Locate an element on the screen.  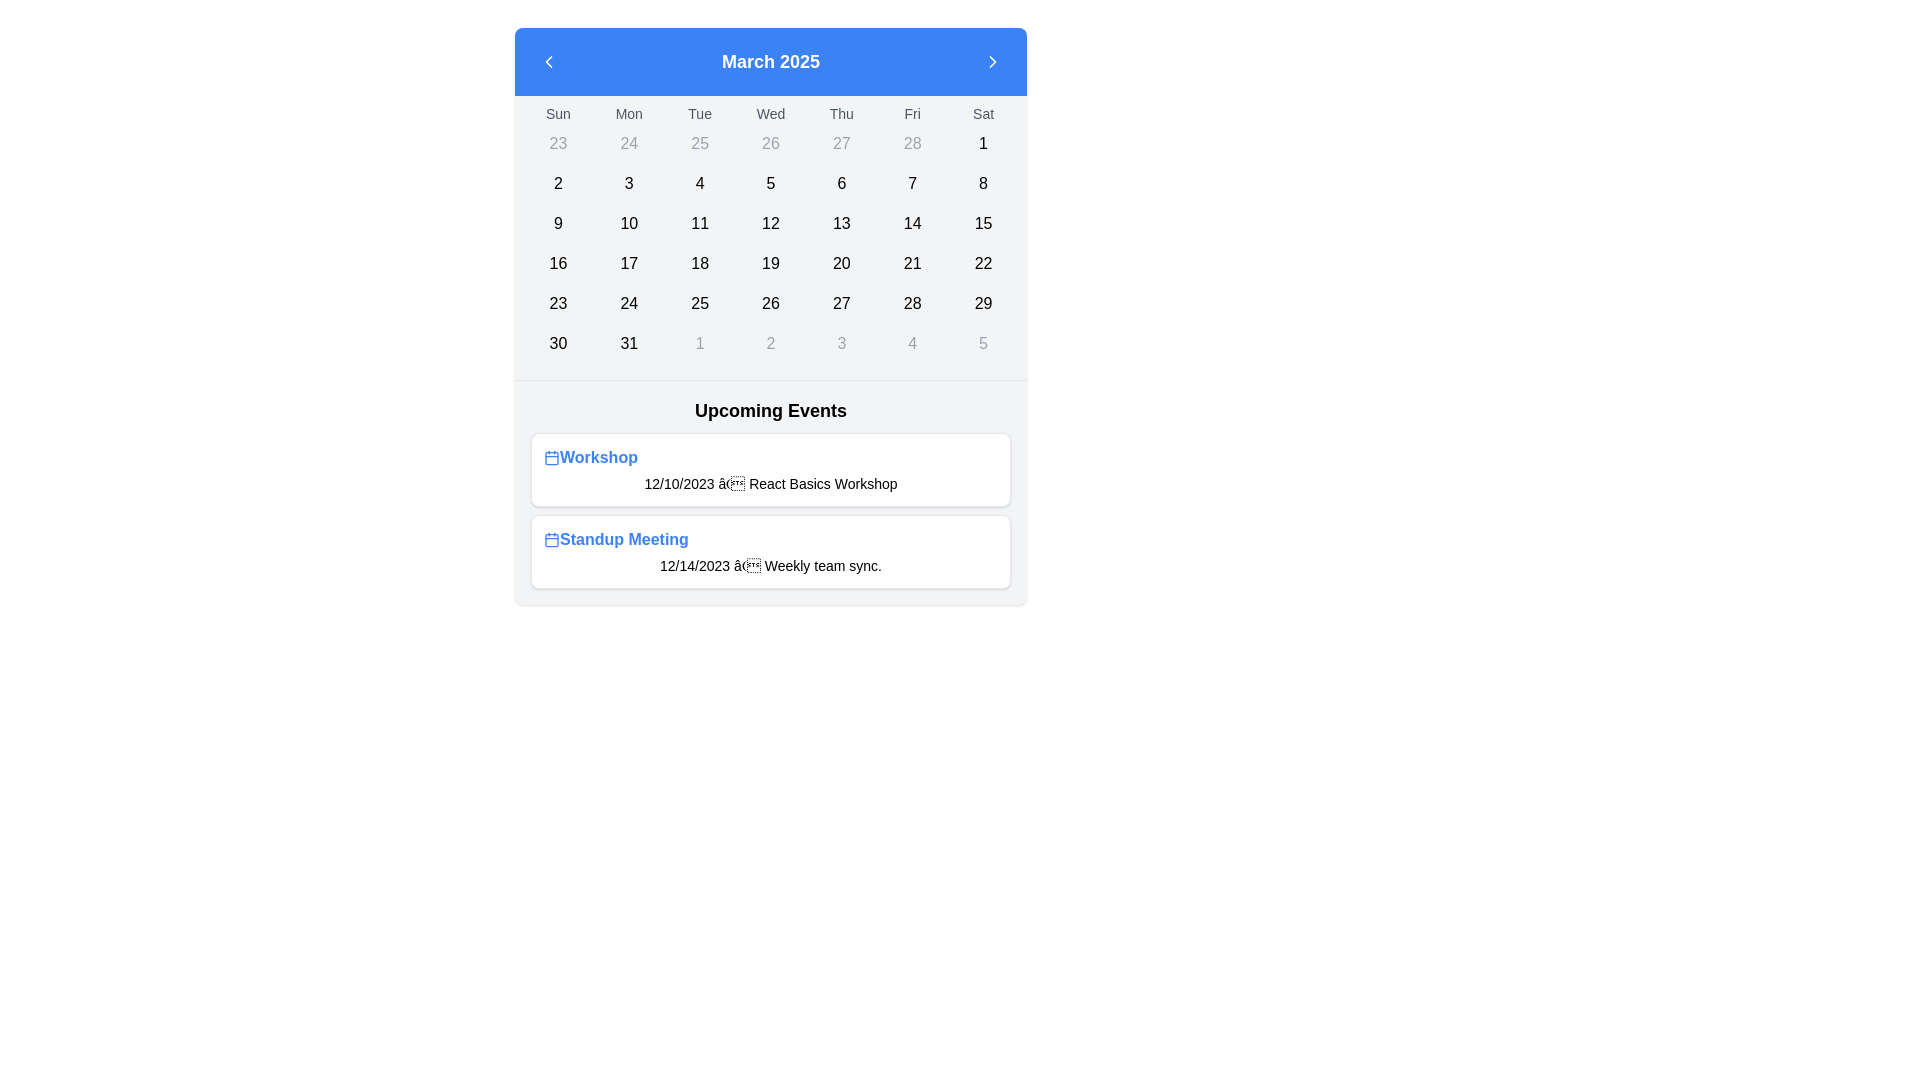
the calendar date cell representing the 28th of March, located under the 'Fri' column header in the second row of the calendar layout is located at coordinates (911, 142).